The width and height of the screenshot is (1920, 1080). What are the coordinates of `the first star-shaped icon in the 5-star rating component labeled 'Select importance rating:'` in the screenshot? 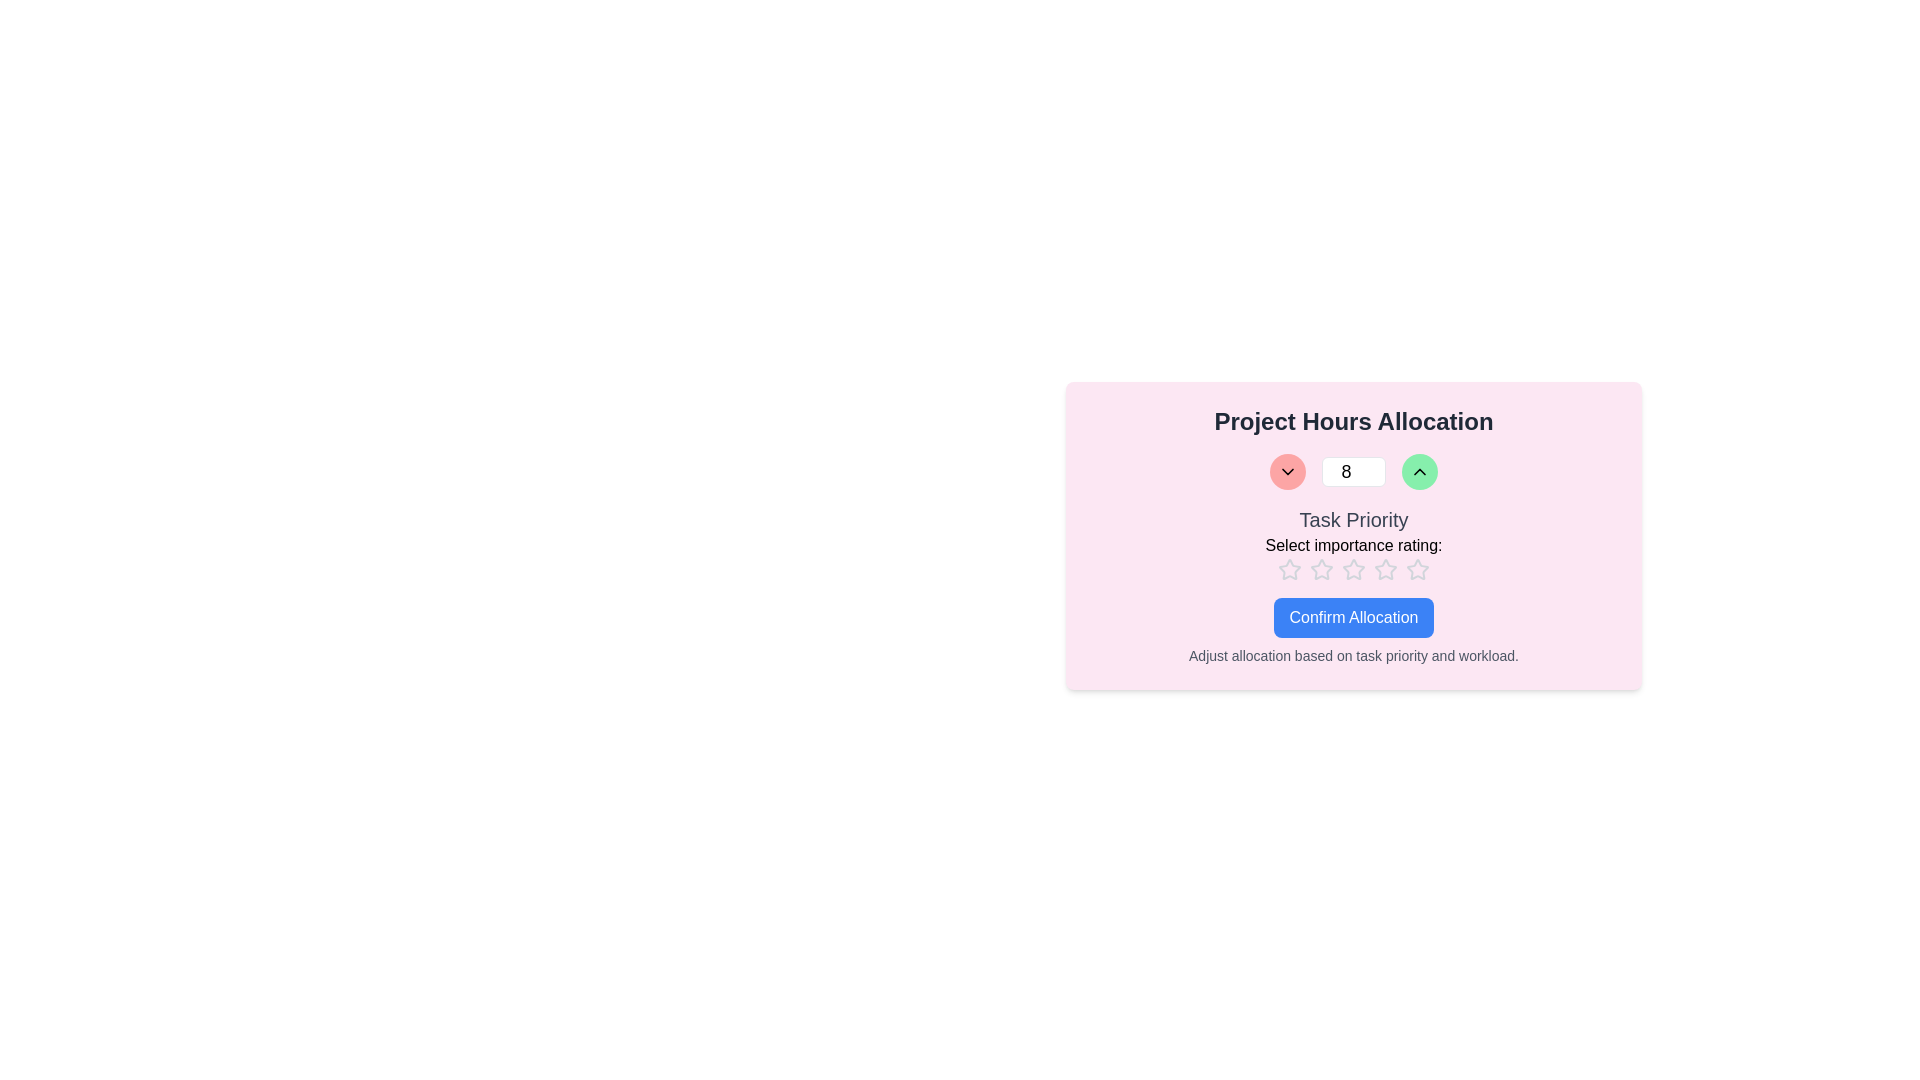 It's located at (1290, 569).